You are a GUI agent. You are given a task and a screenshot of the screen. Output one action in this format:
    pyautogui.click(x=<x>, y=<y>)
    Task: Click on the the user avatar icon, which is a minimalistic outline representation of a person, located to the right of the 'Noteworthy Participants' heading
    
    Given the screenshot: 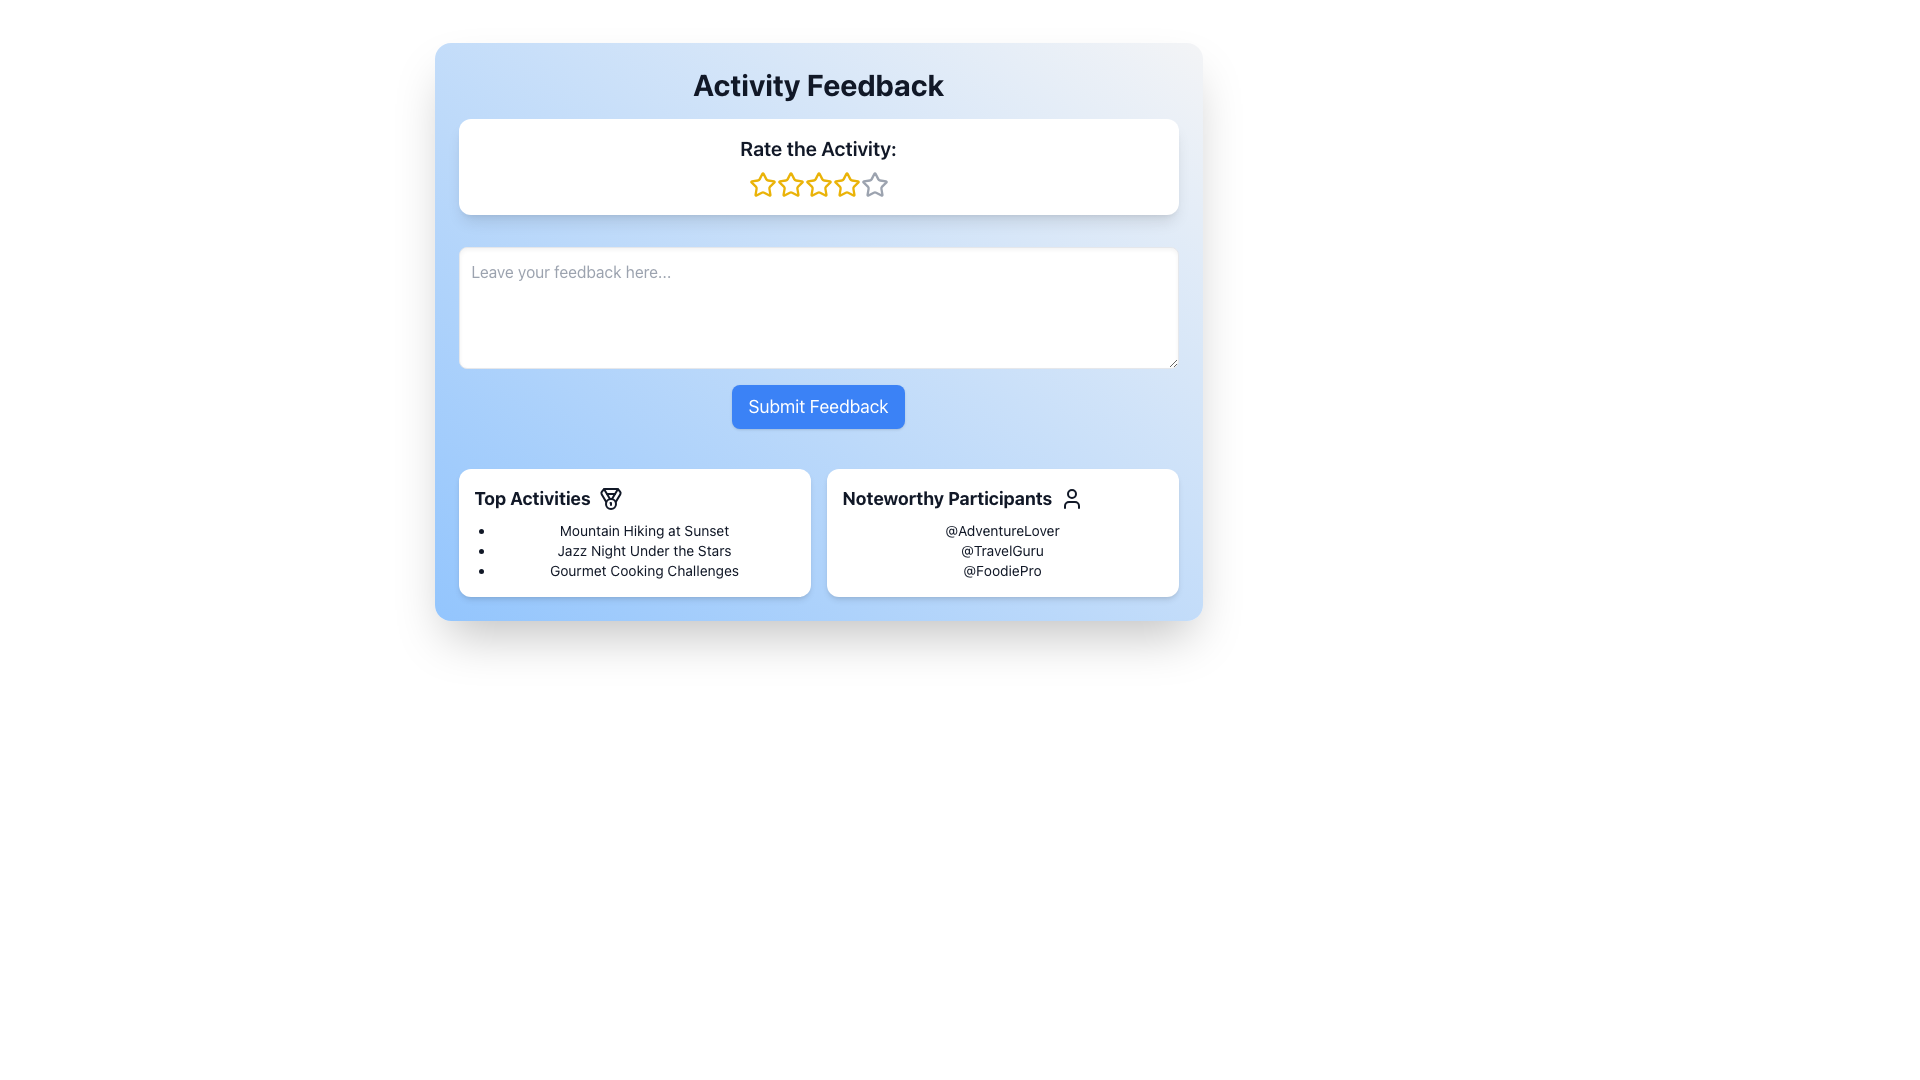 What is the action you would take?
    pyautogui.click(x=1071, y=497)
    